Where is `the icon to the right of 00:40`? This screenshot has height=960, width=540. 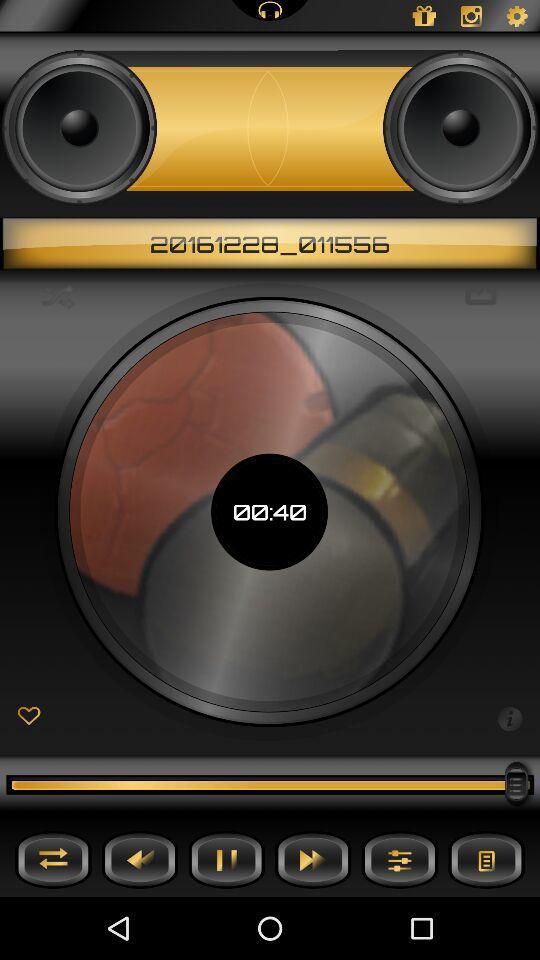
the icon to the right of 00:40 is located at coordinates (509, 717).